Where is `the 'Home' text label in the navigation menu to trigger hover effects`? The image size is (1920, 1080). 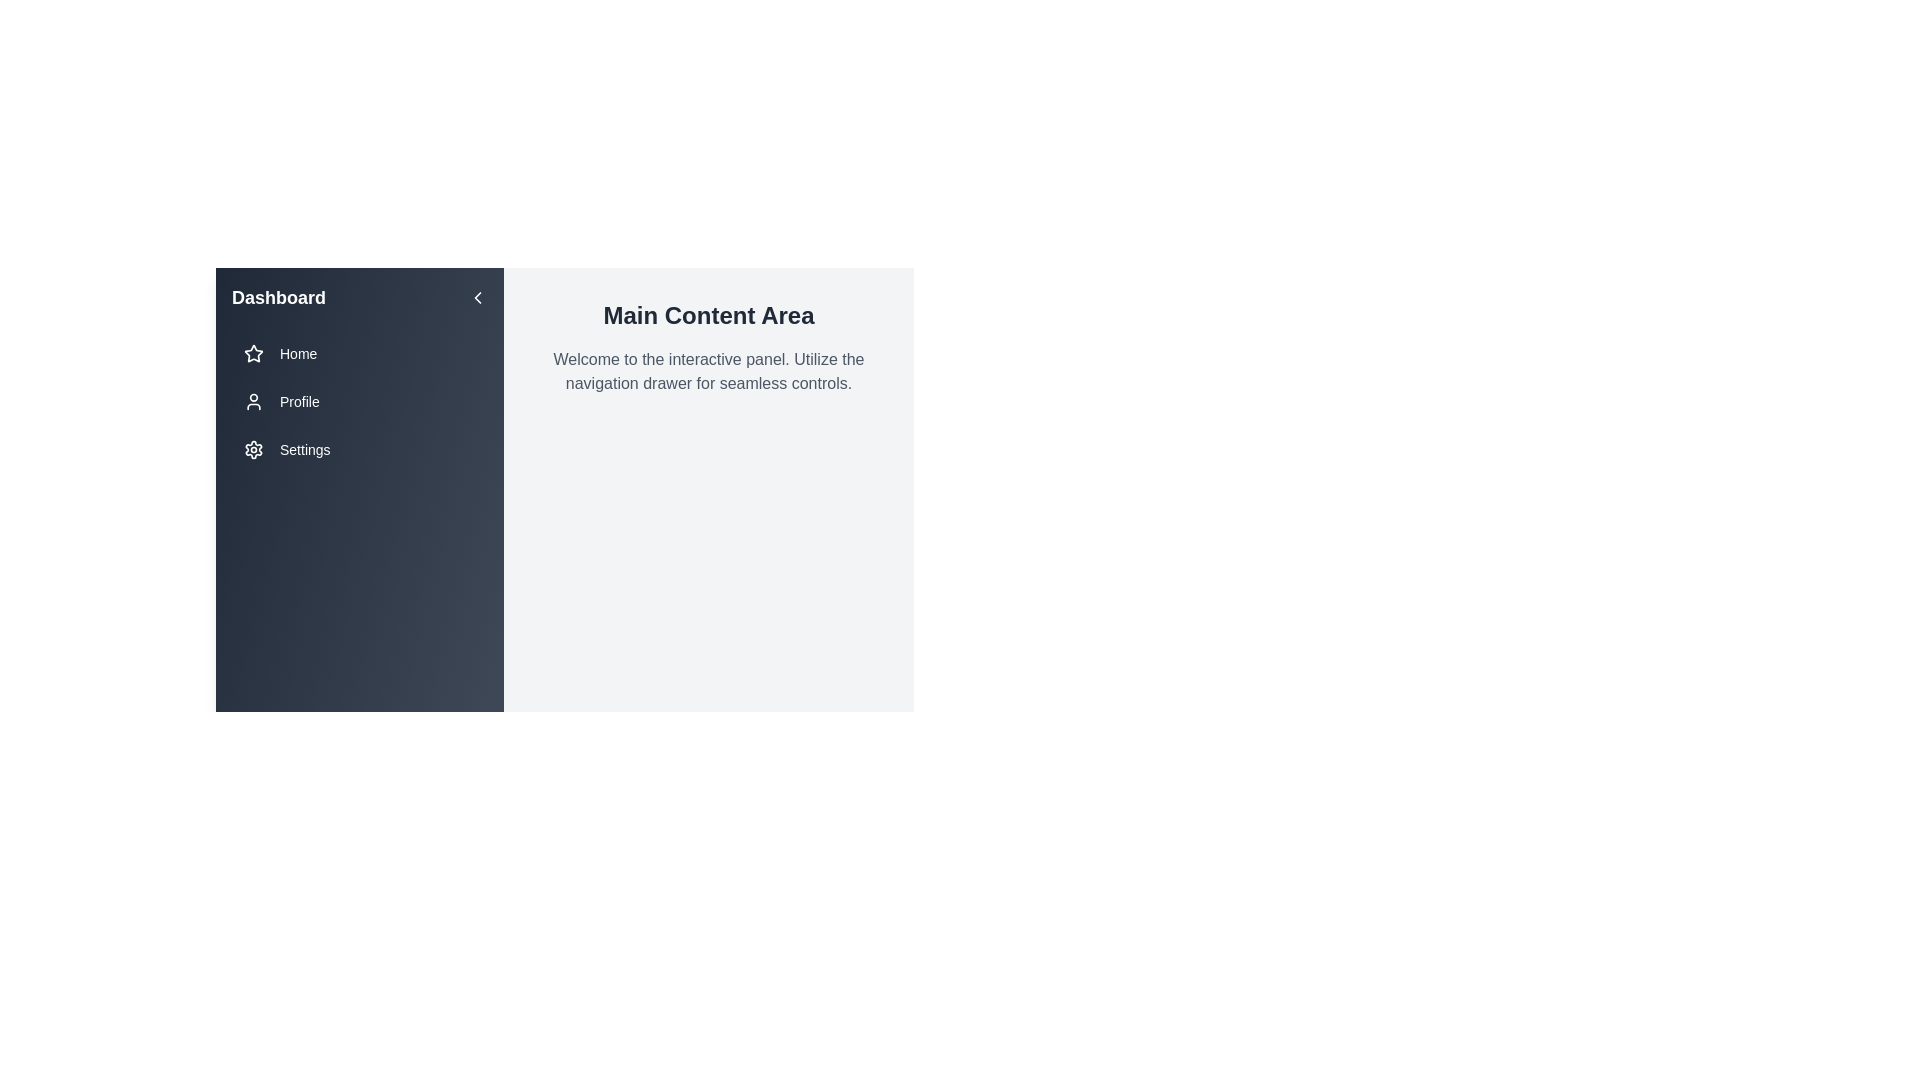 the 'Home' text label in the navigation menu to trigger hover effects is located at coordinates (297, 353).